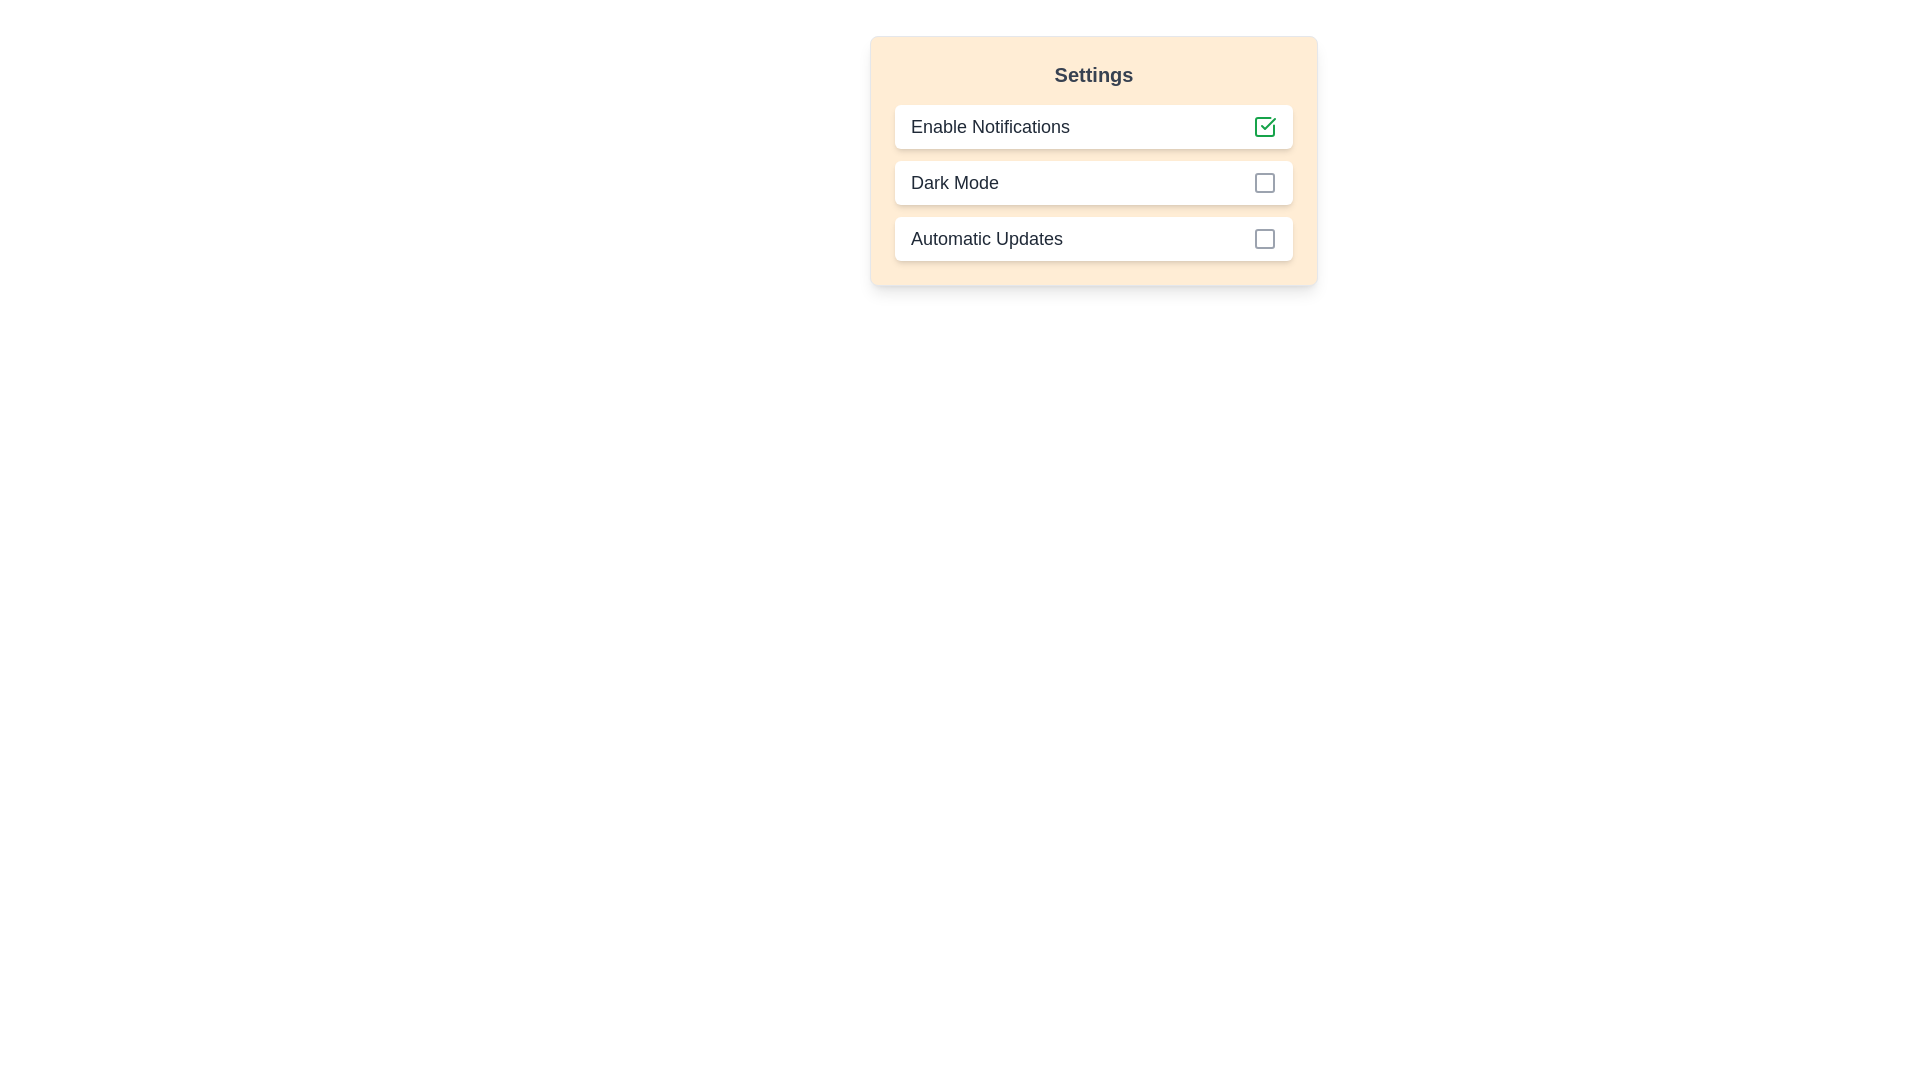 The height and width of the screenshot is (1080, 1920). I want to click on the third checkbox icon for 'Automatic Updates', so click(1264, 238).